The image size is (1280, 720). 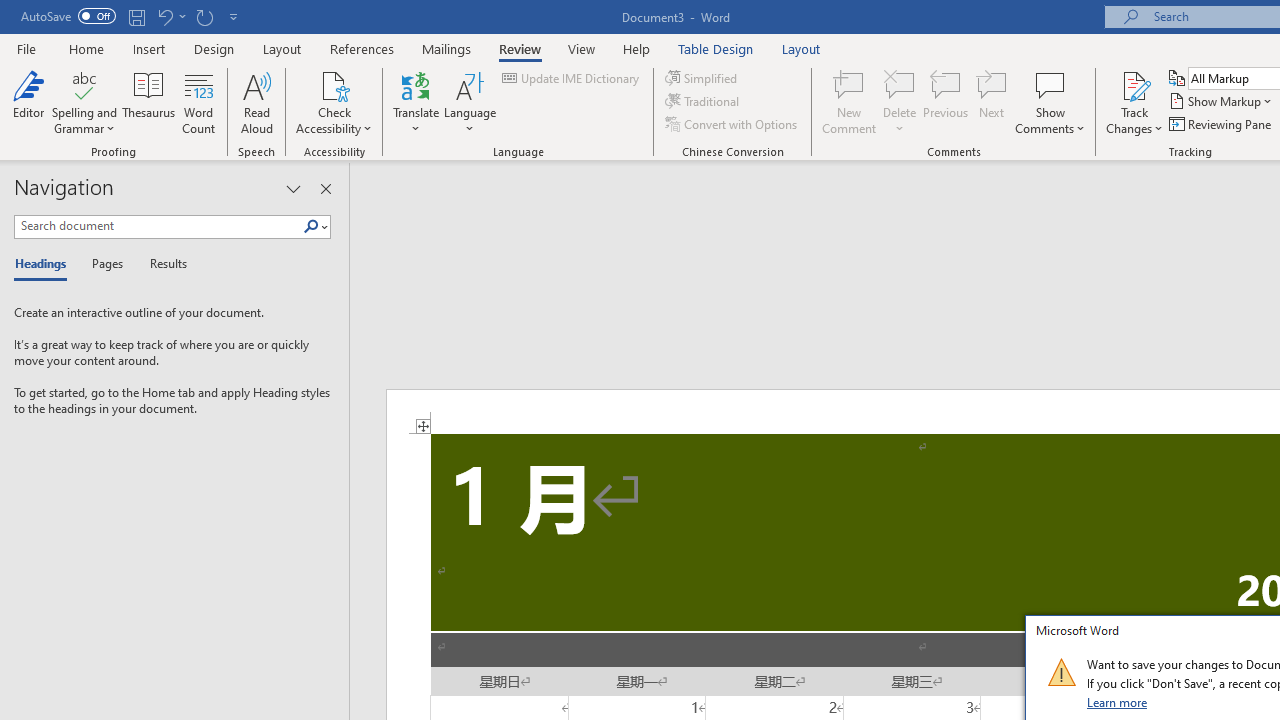 What do you see at coordinates (520, 48) in the screenshot?
I see `'Review'` at bounding box center [520, 48].